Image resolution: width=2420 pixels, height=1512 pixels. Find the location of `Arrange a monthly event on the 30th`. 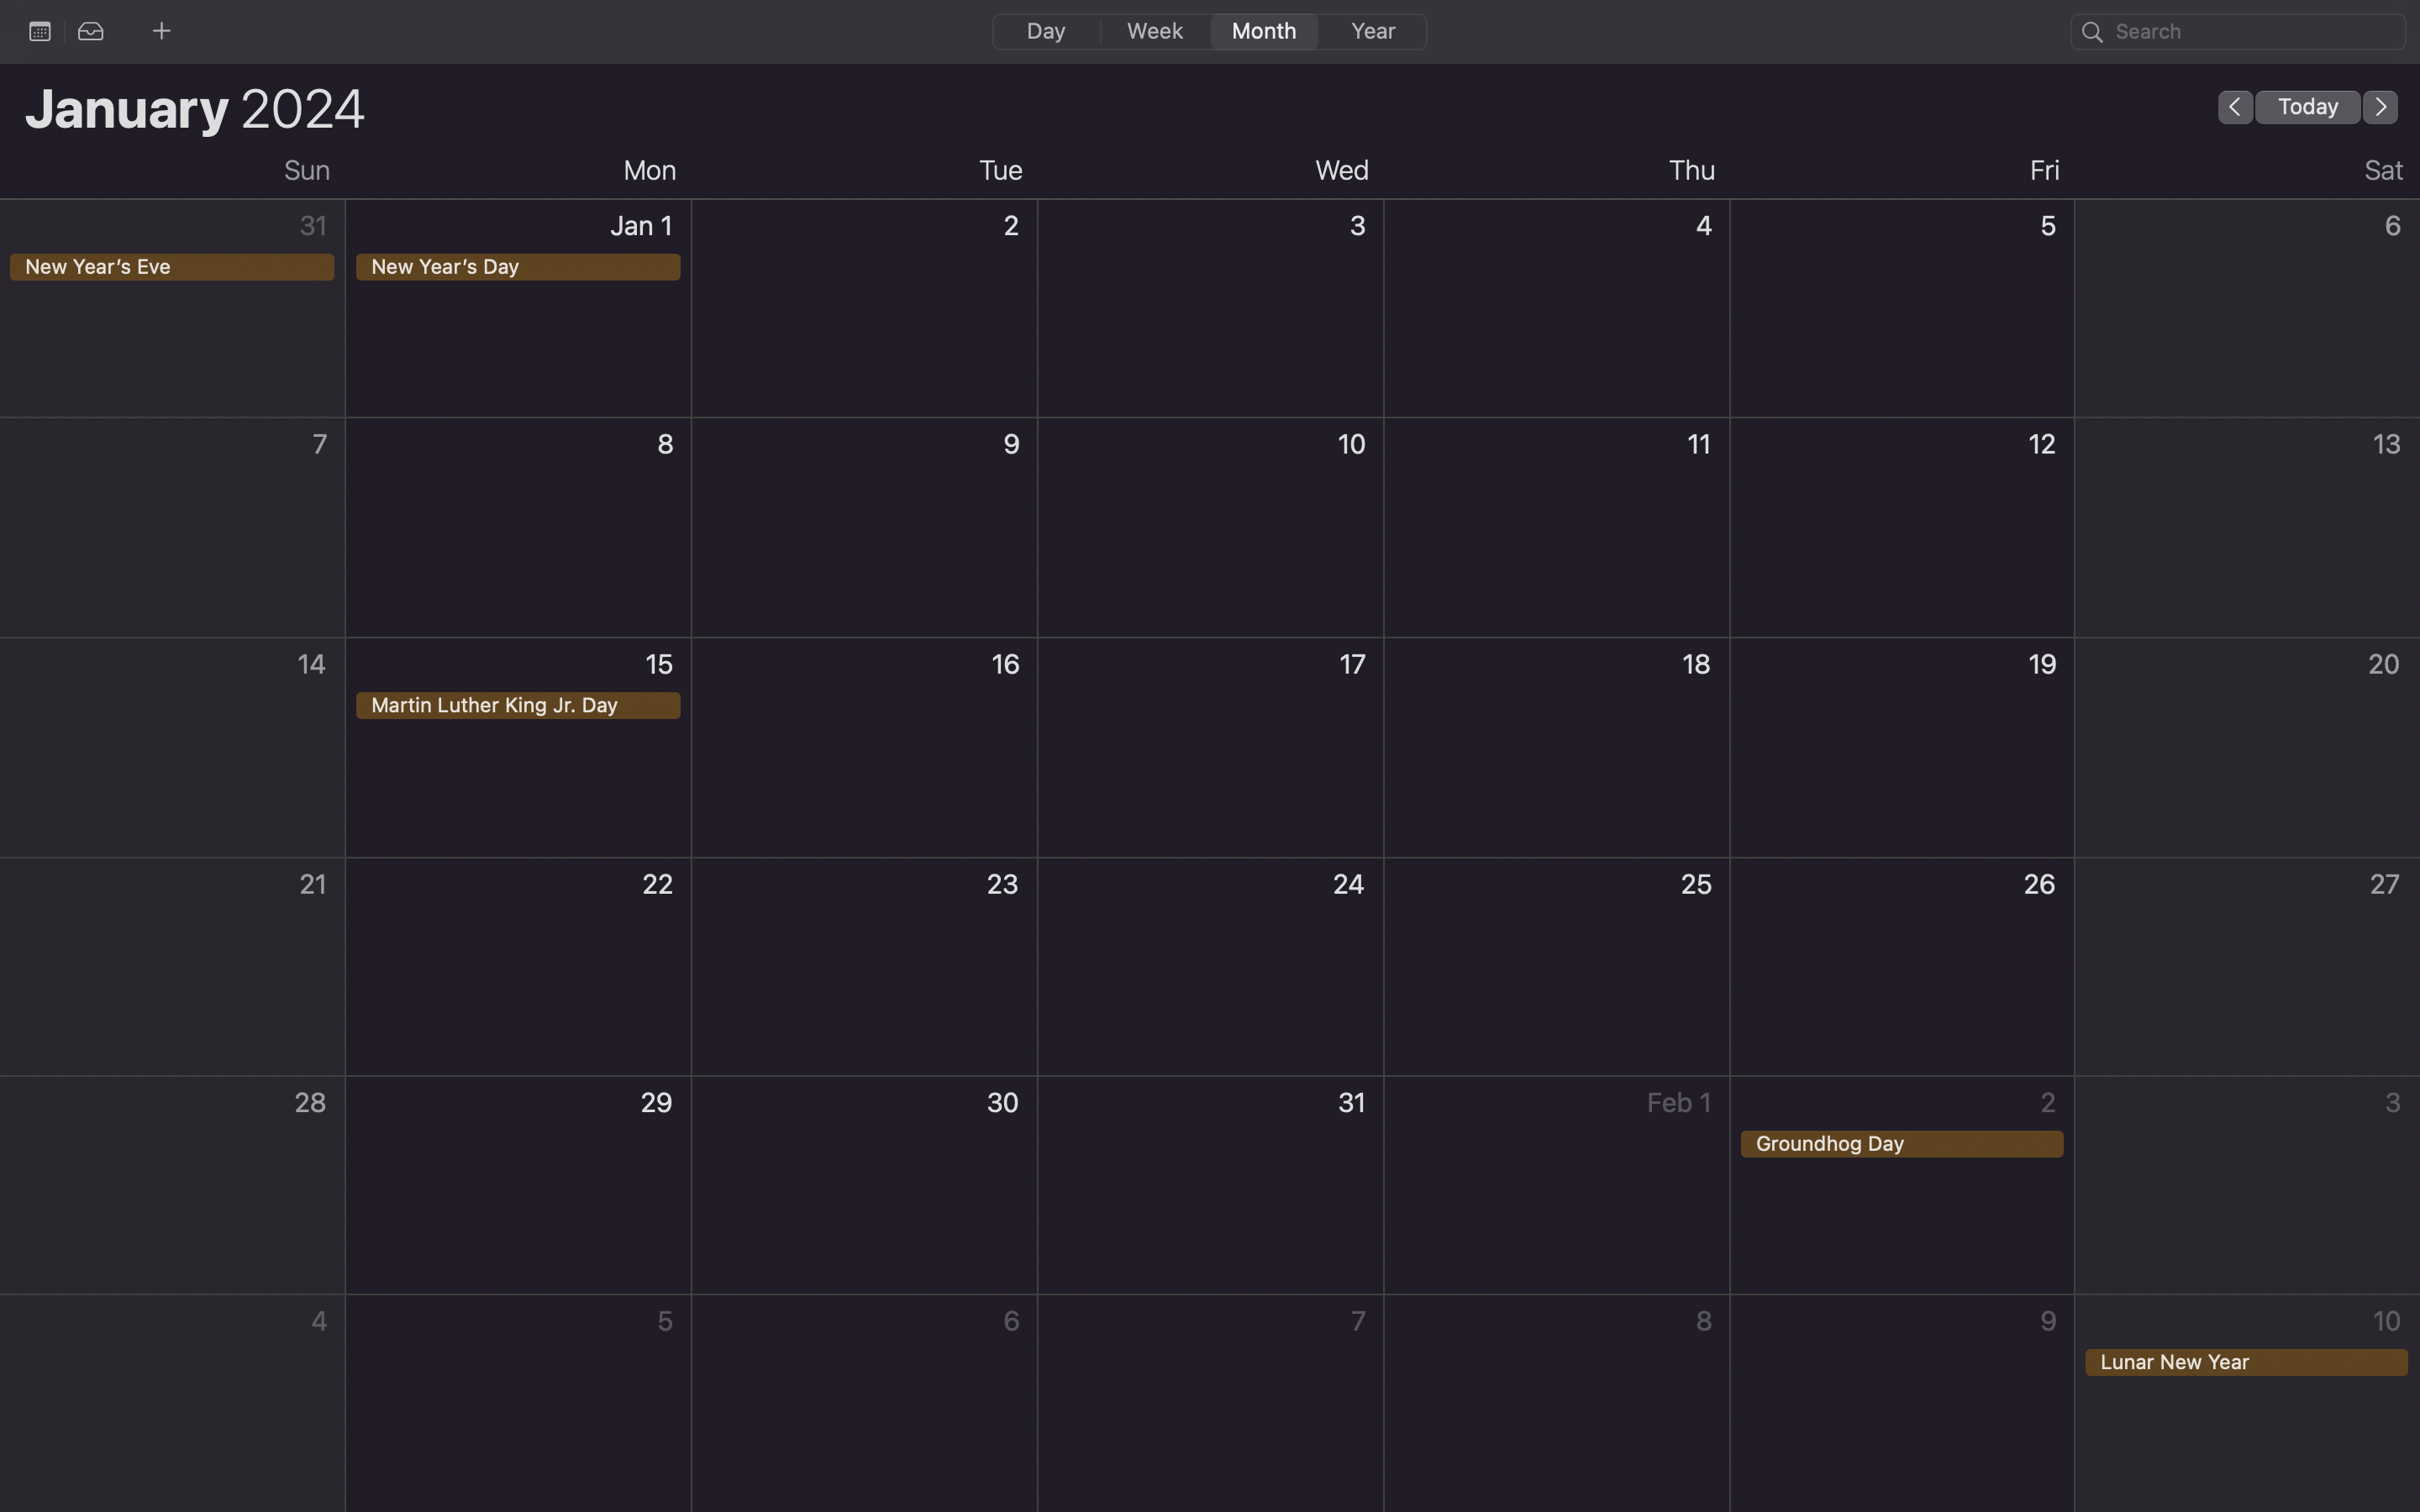

Arrange a monthly event on the 30th is located at coordinates (865, 1187).